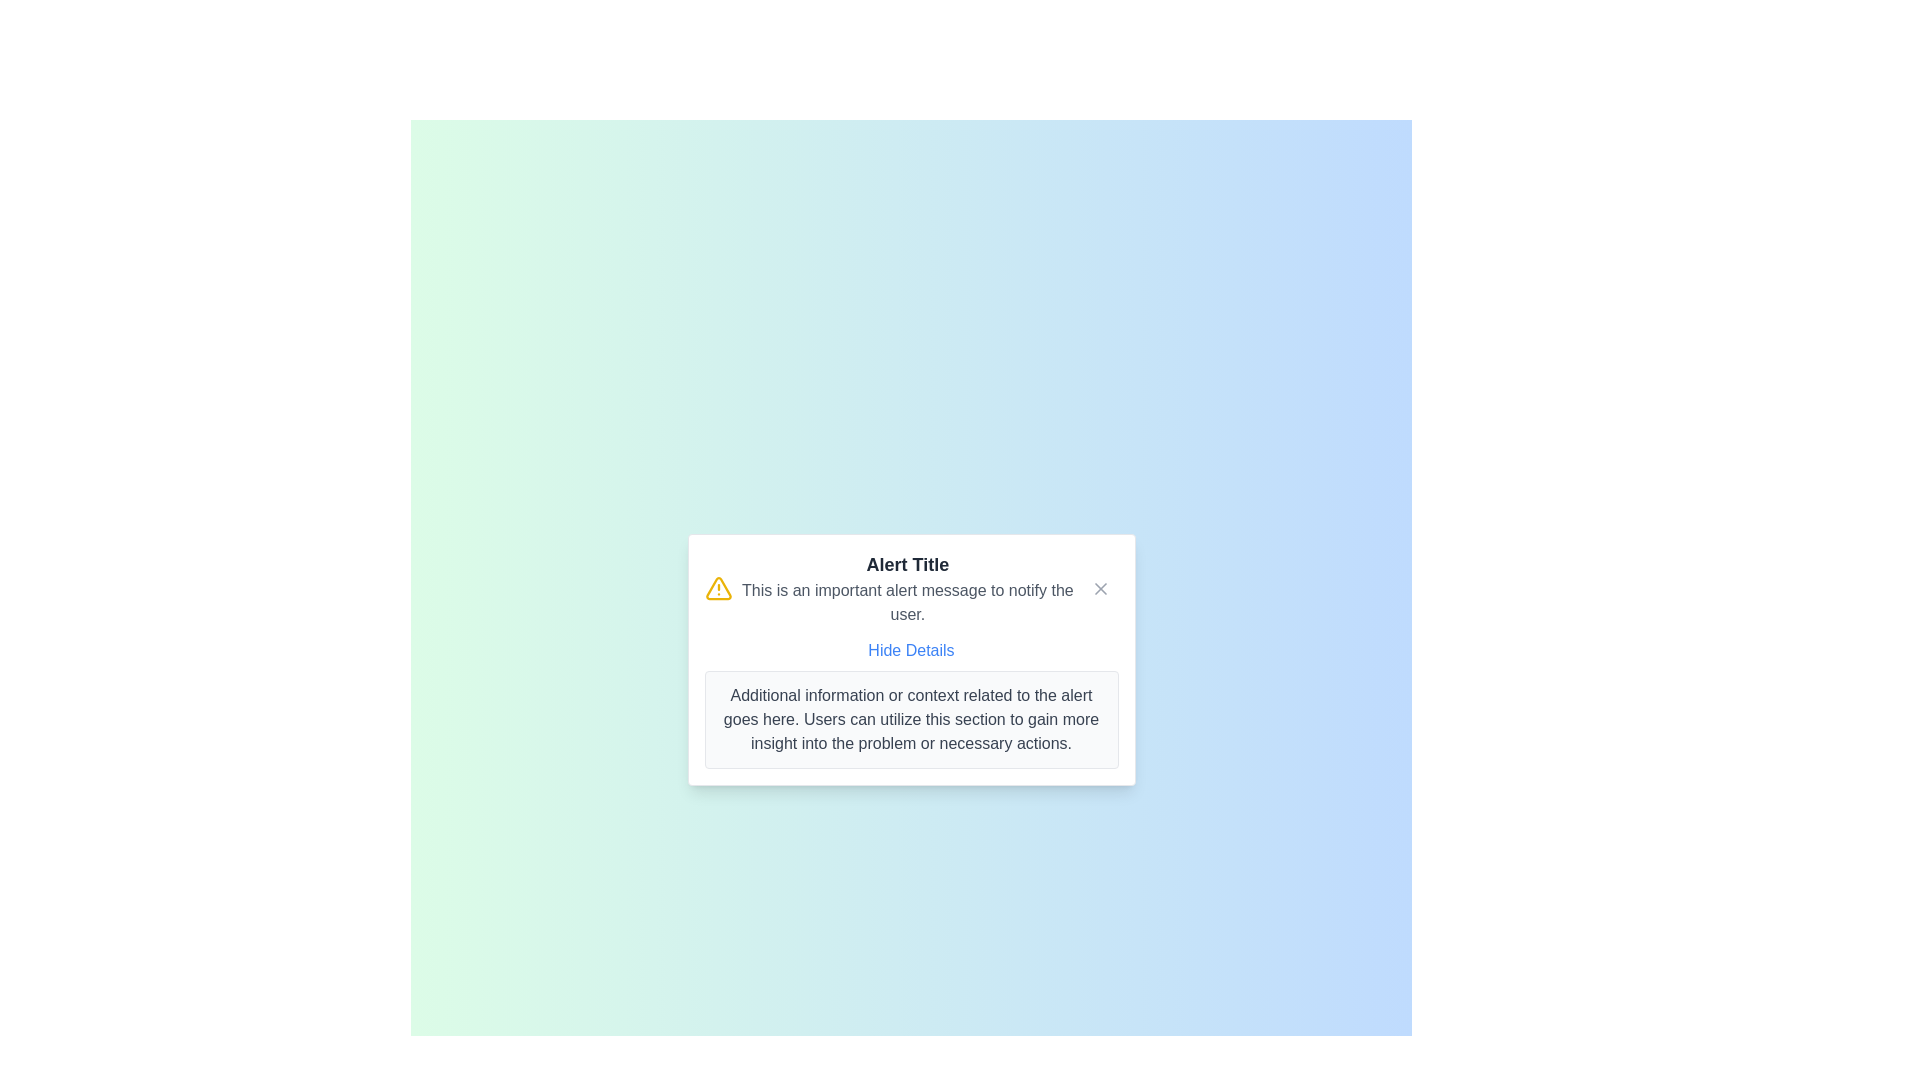 This screenshot has height=1080, width=1920. Describe the element at coordinates (1099, 588) in the screenshot. I see `the close button to dismiss the alert notification` at that location.